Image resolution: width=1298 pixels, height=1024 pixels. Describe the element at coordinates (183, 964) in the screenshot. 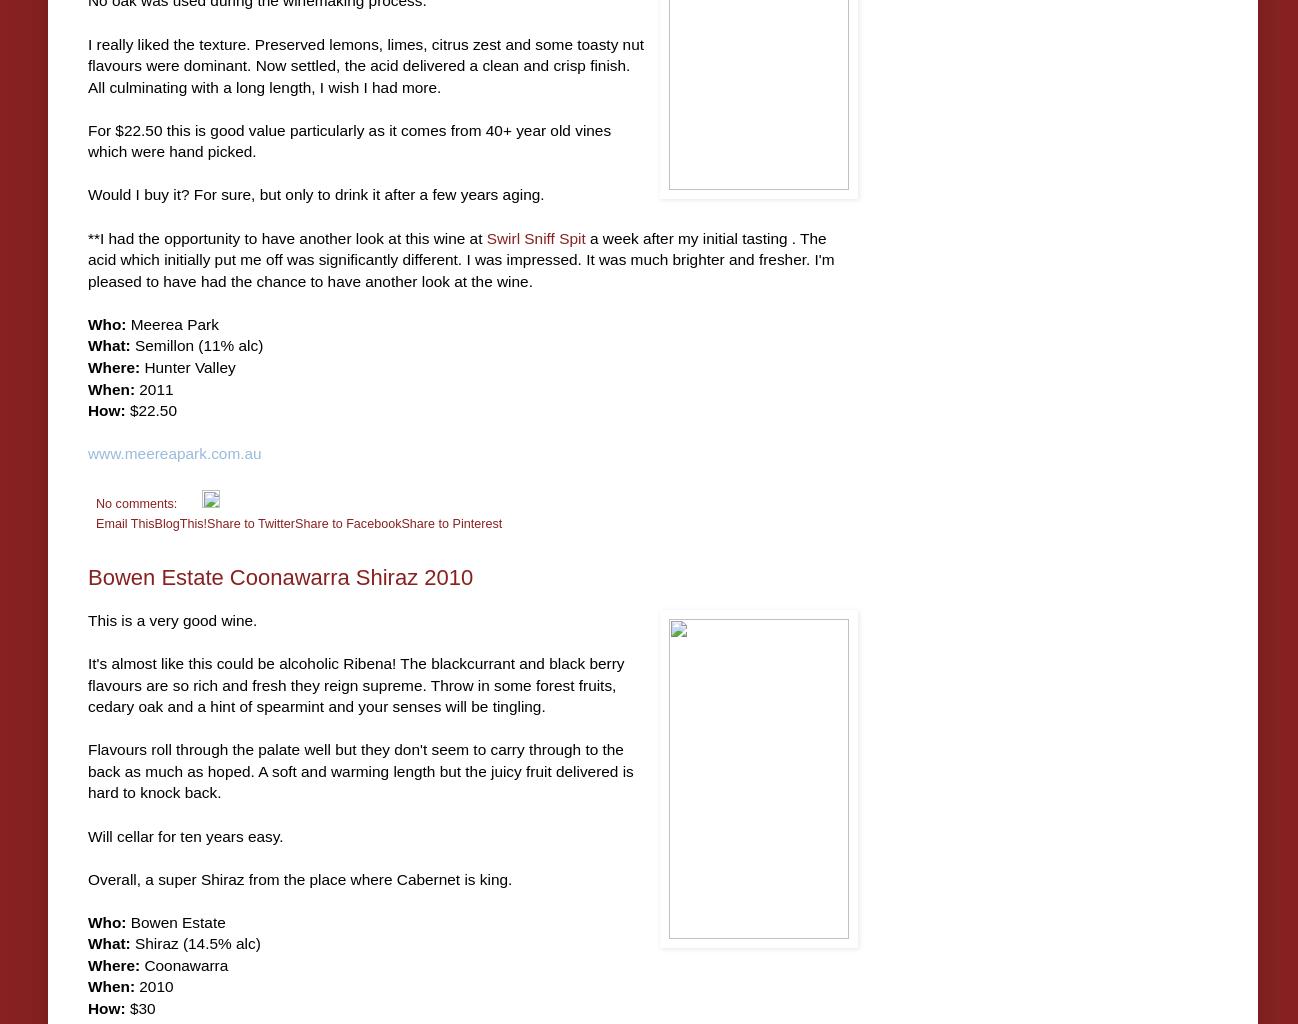

I see `'Coonawarra'` at that location.